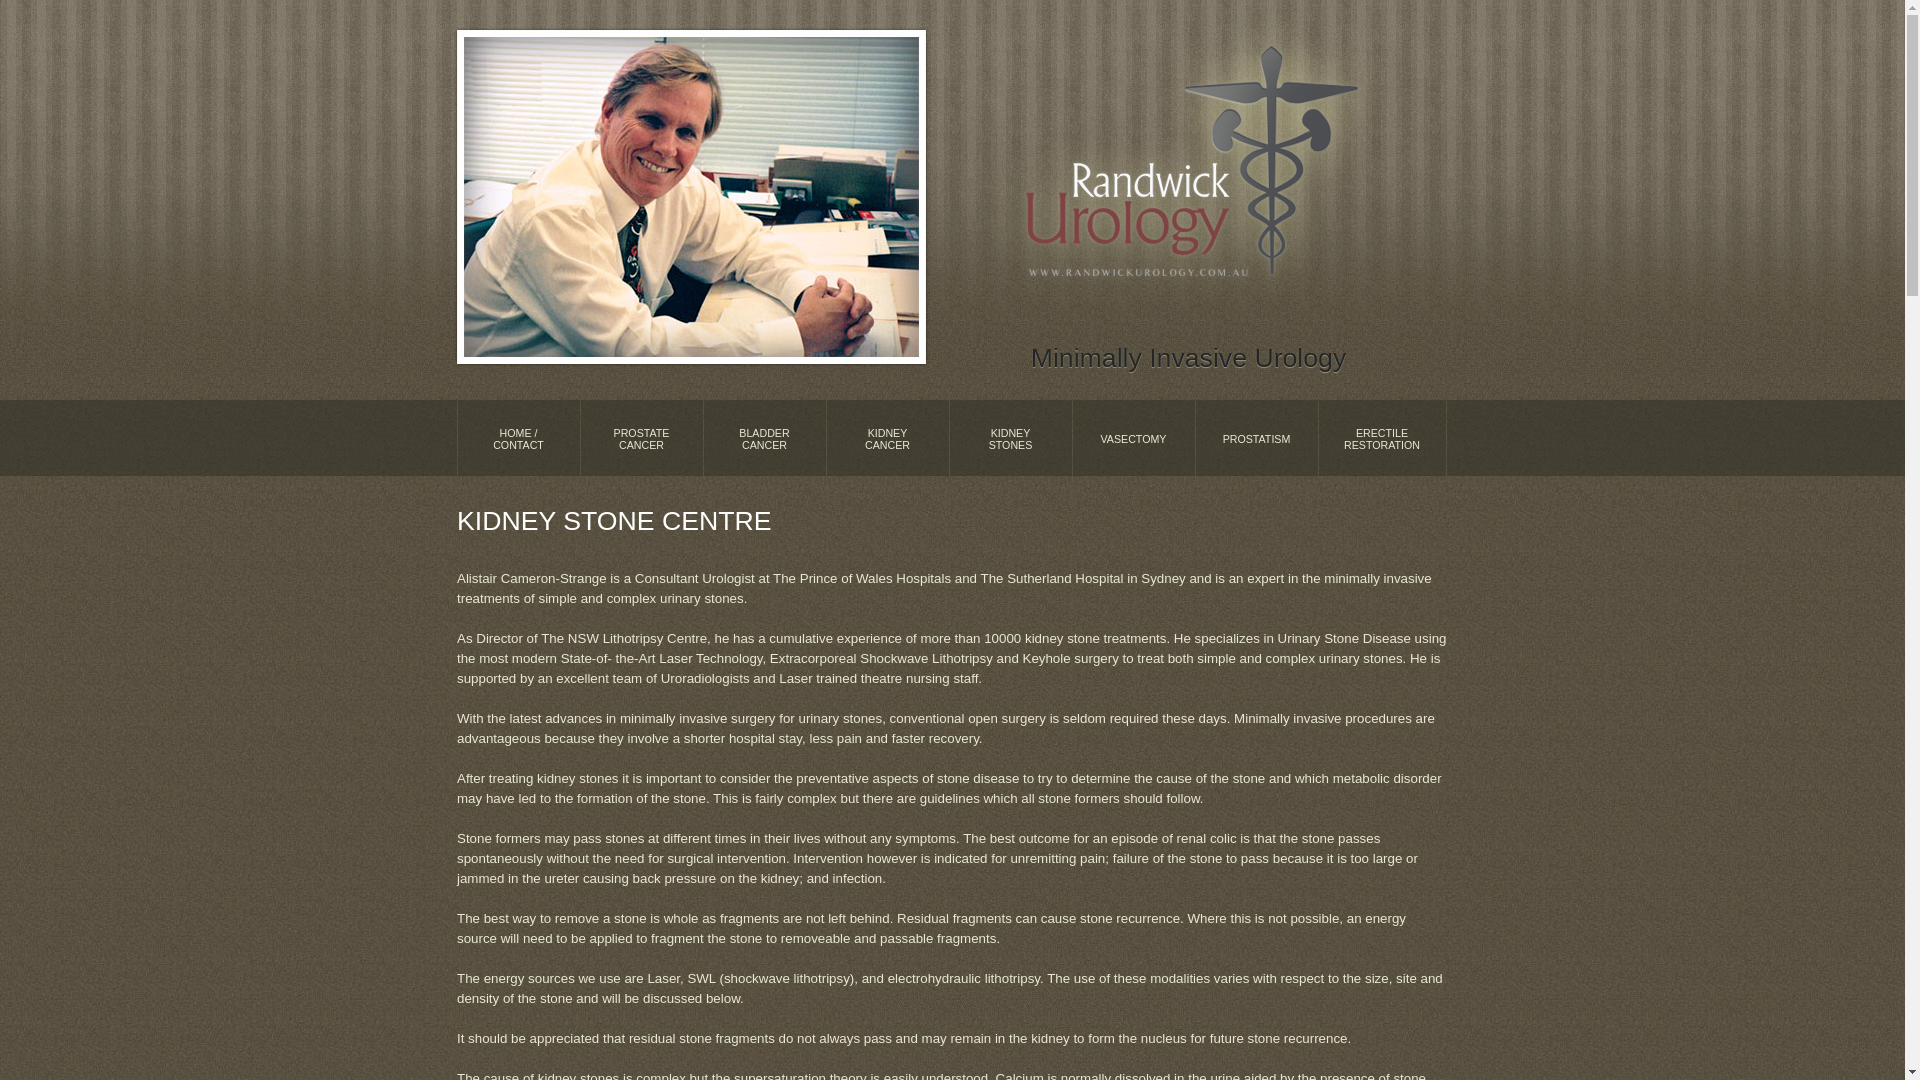 Image resolution: width=1920 pixels, height=1080 pixels. I want to click on 'PROSTATE, so click(579, 437).